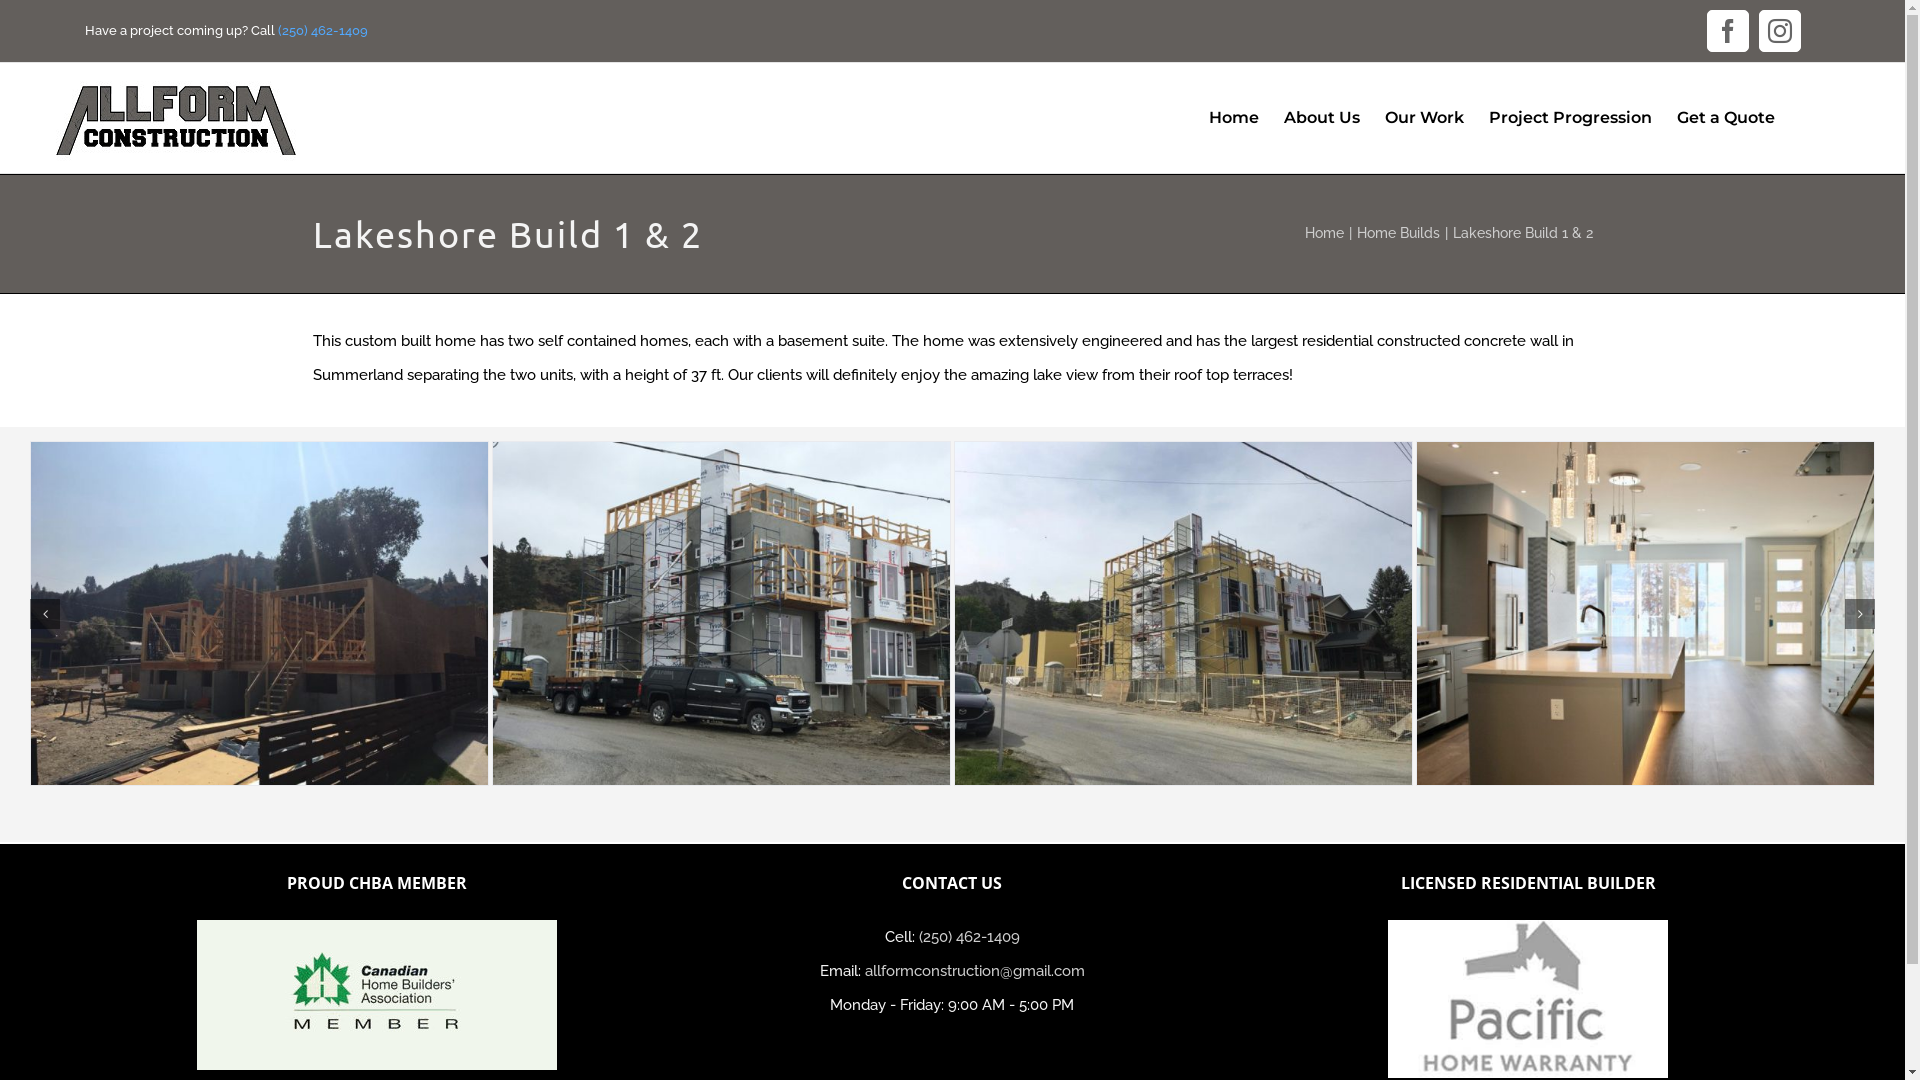 The height and width of the screenshot is (1080, 1920). I want to click on 'About Us', so click(1321, 118).